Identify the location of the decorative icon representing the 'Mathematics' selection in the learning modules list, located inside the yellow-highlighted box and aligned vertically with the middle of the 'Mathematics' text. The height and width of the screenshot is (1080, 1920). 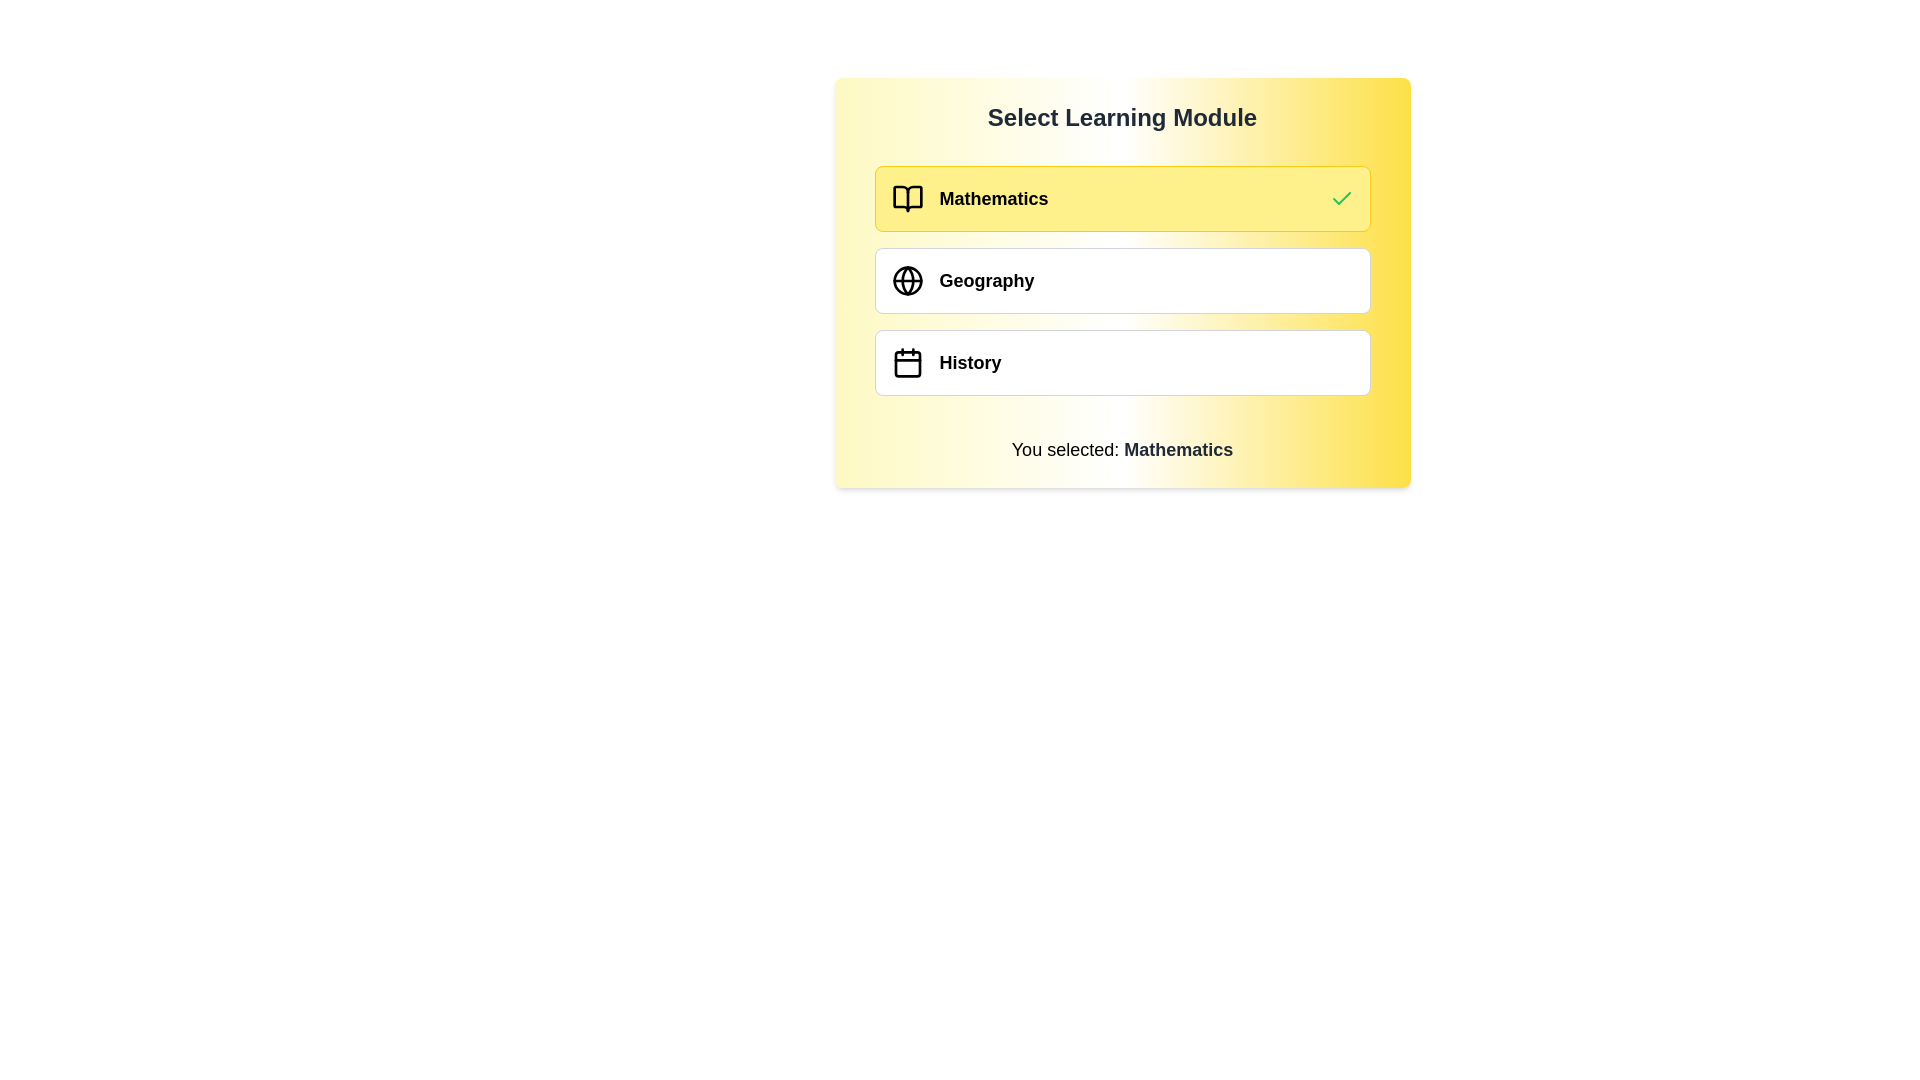
(906, 199).